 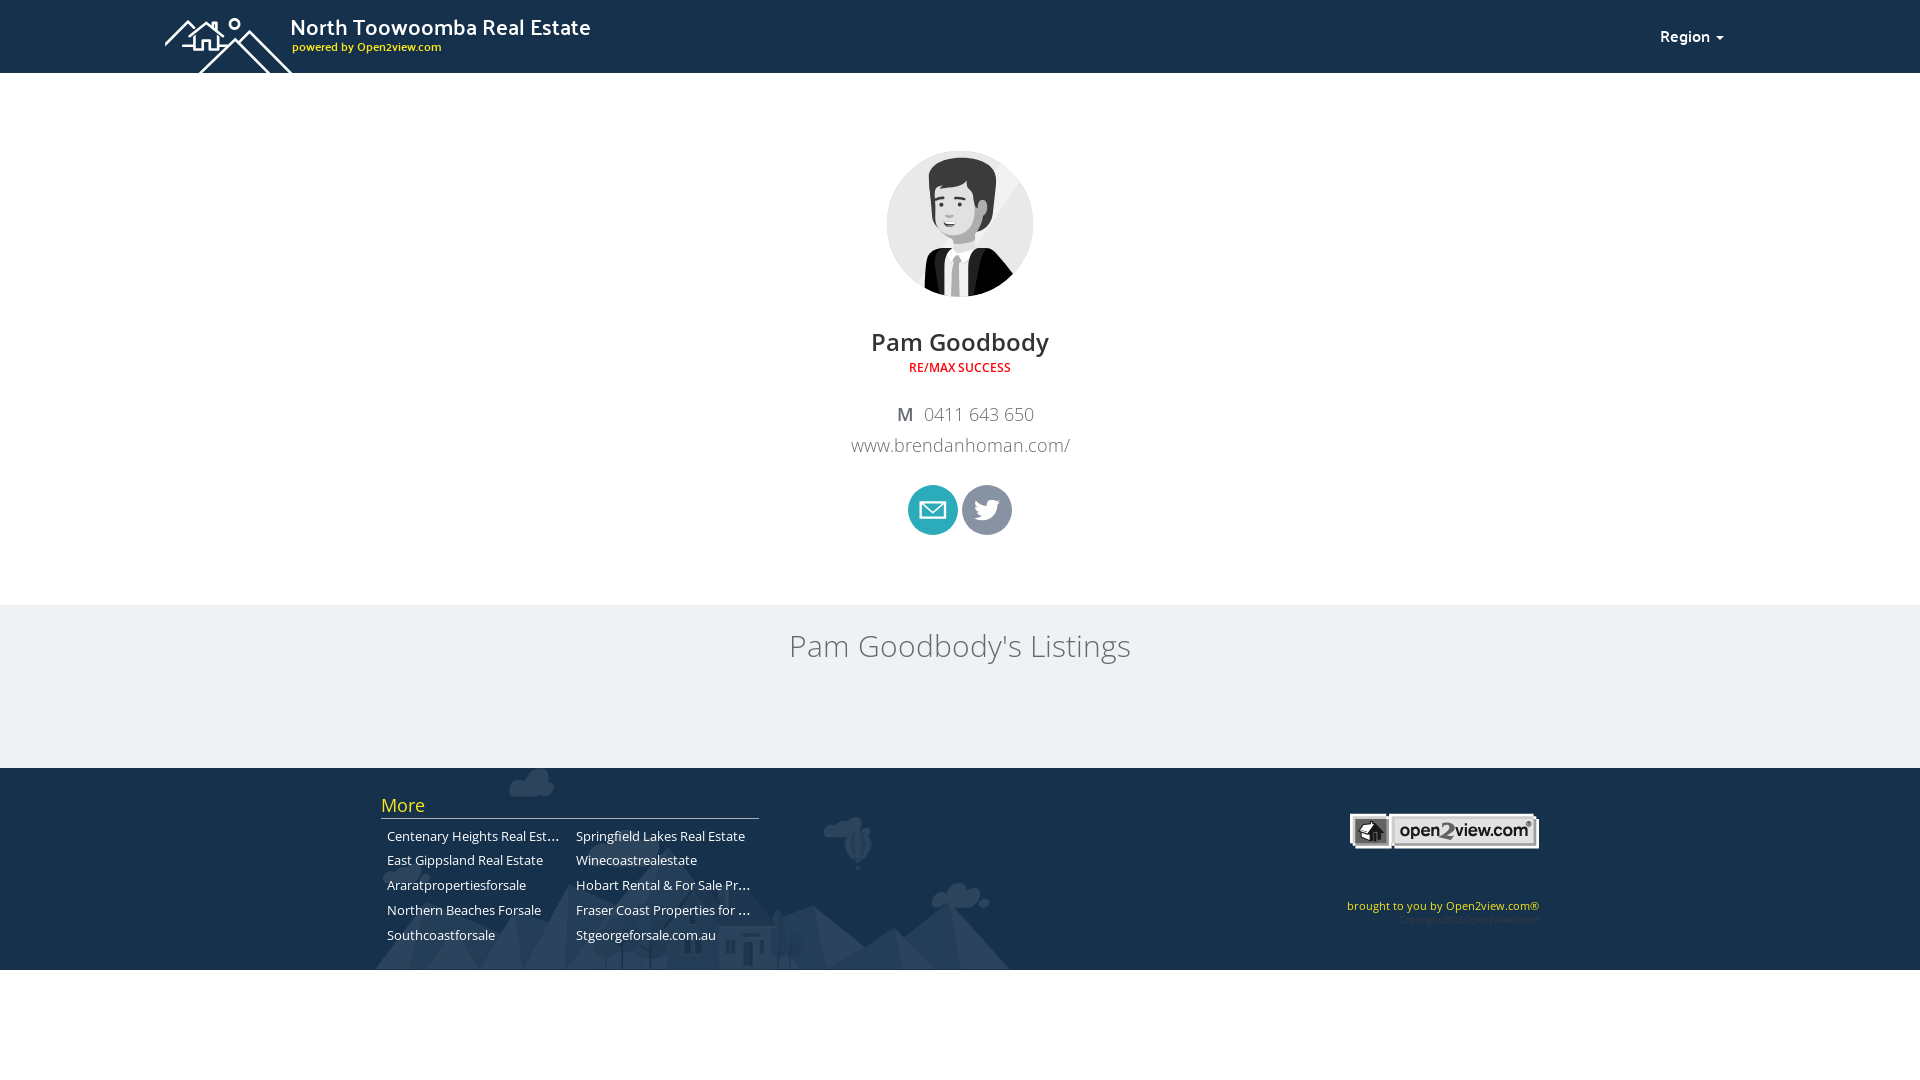 I want to click on 'Fraser Coast Properties for Sale', so click(x=668, y=909).